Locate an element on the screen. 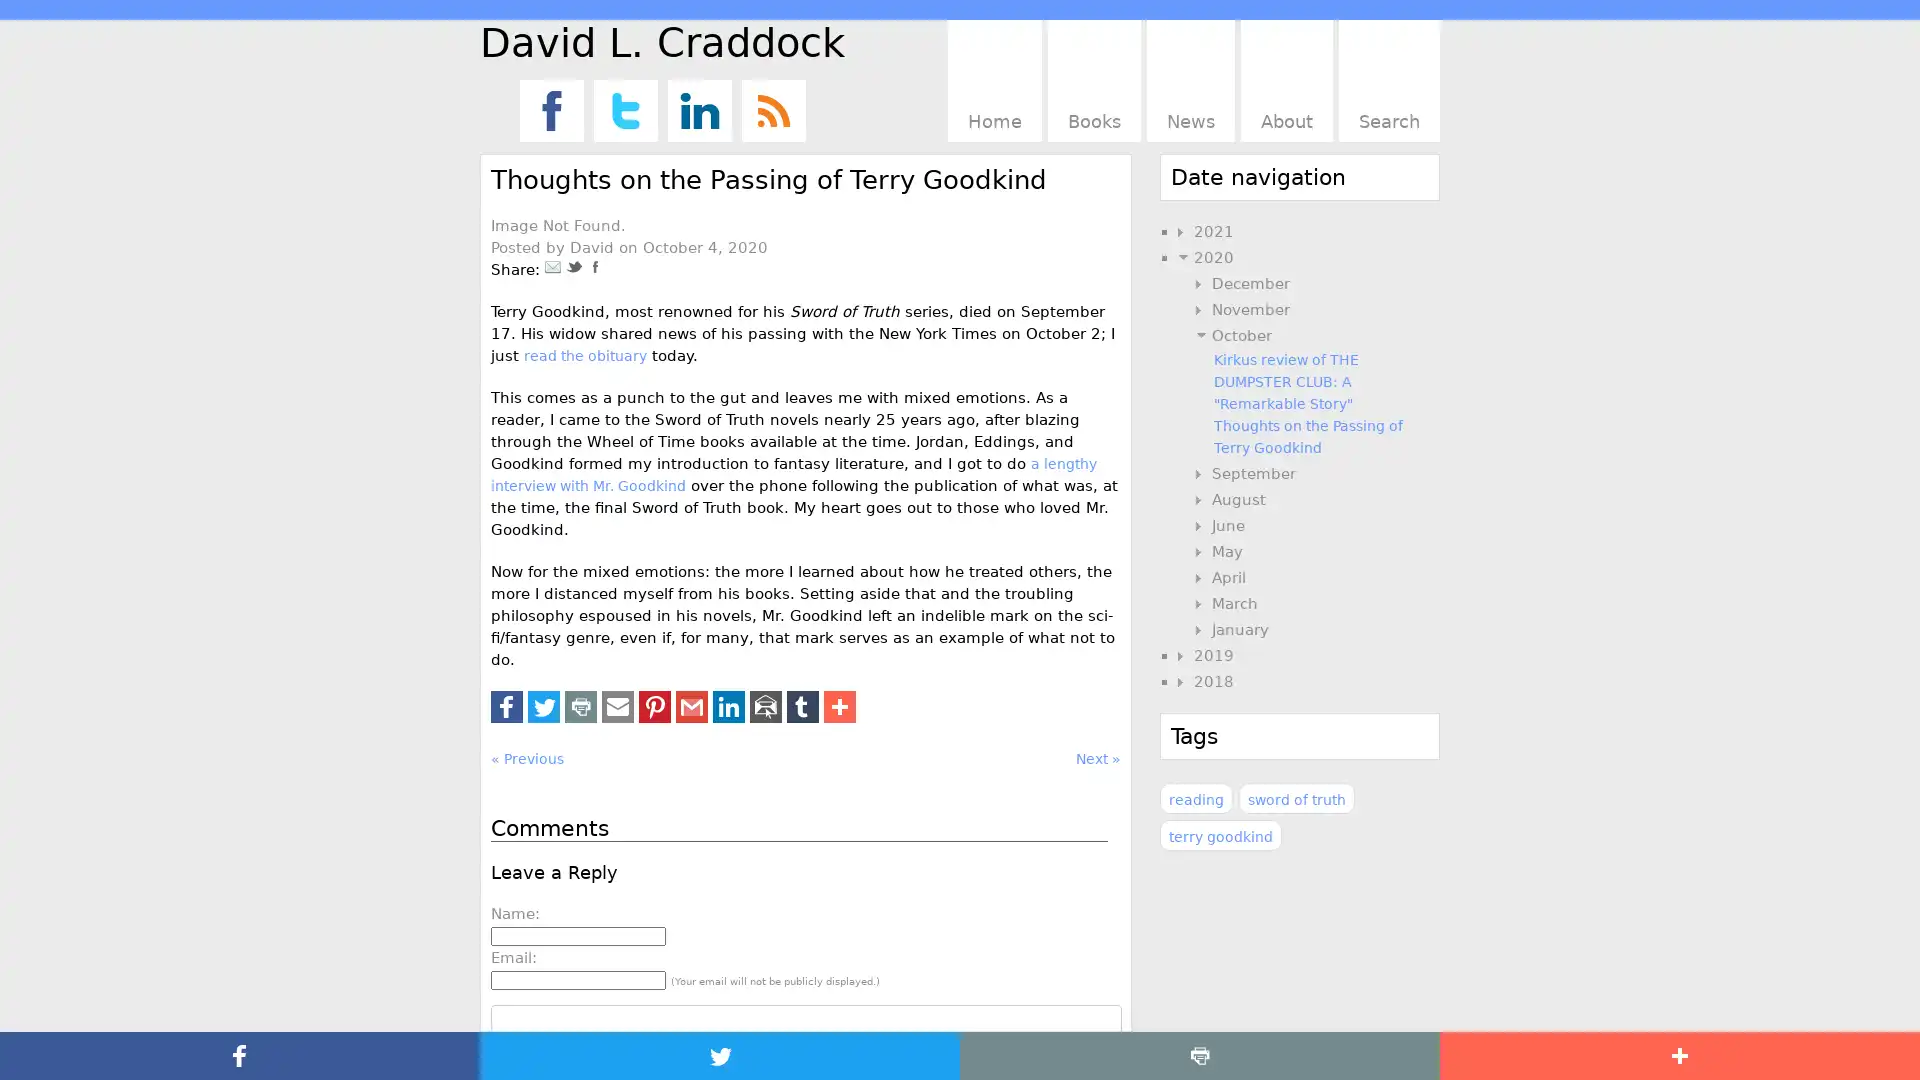 This screenshot has width=1920, height=1080. Share to Facebook is located at coordinates (507, 705).